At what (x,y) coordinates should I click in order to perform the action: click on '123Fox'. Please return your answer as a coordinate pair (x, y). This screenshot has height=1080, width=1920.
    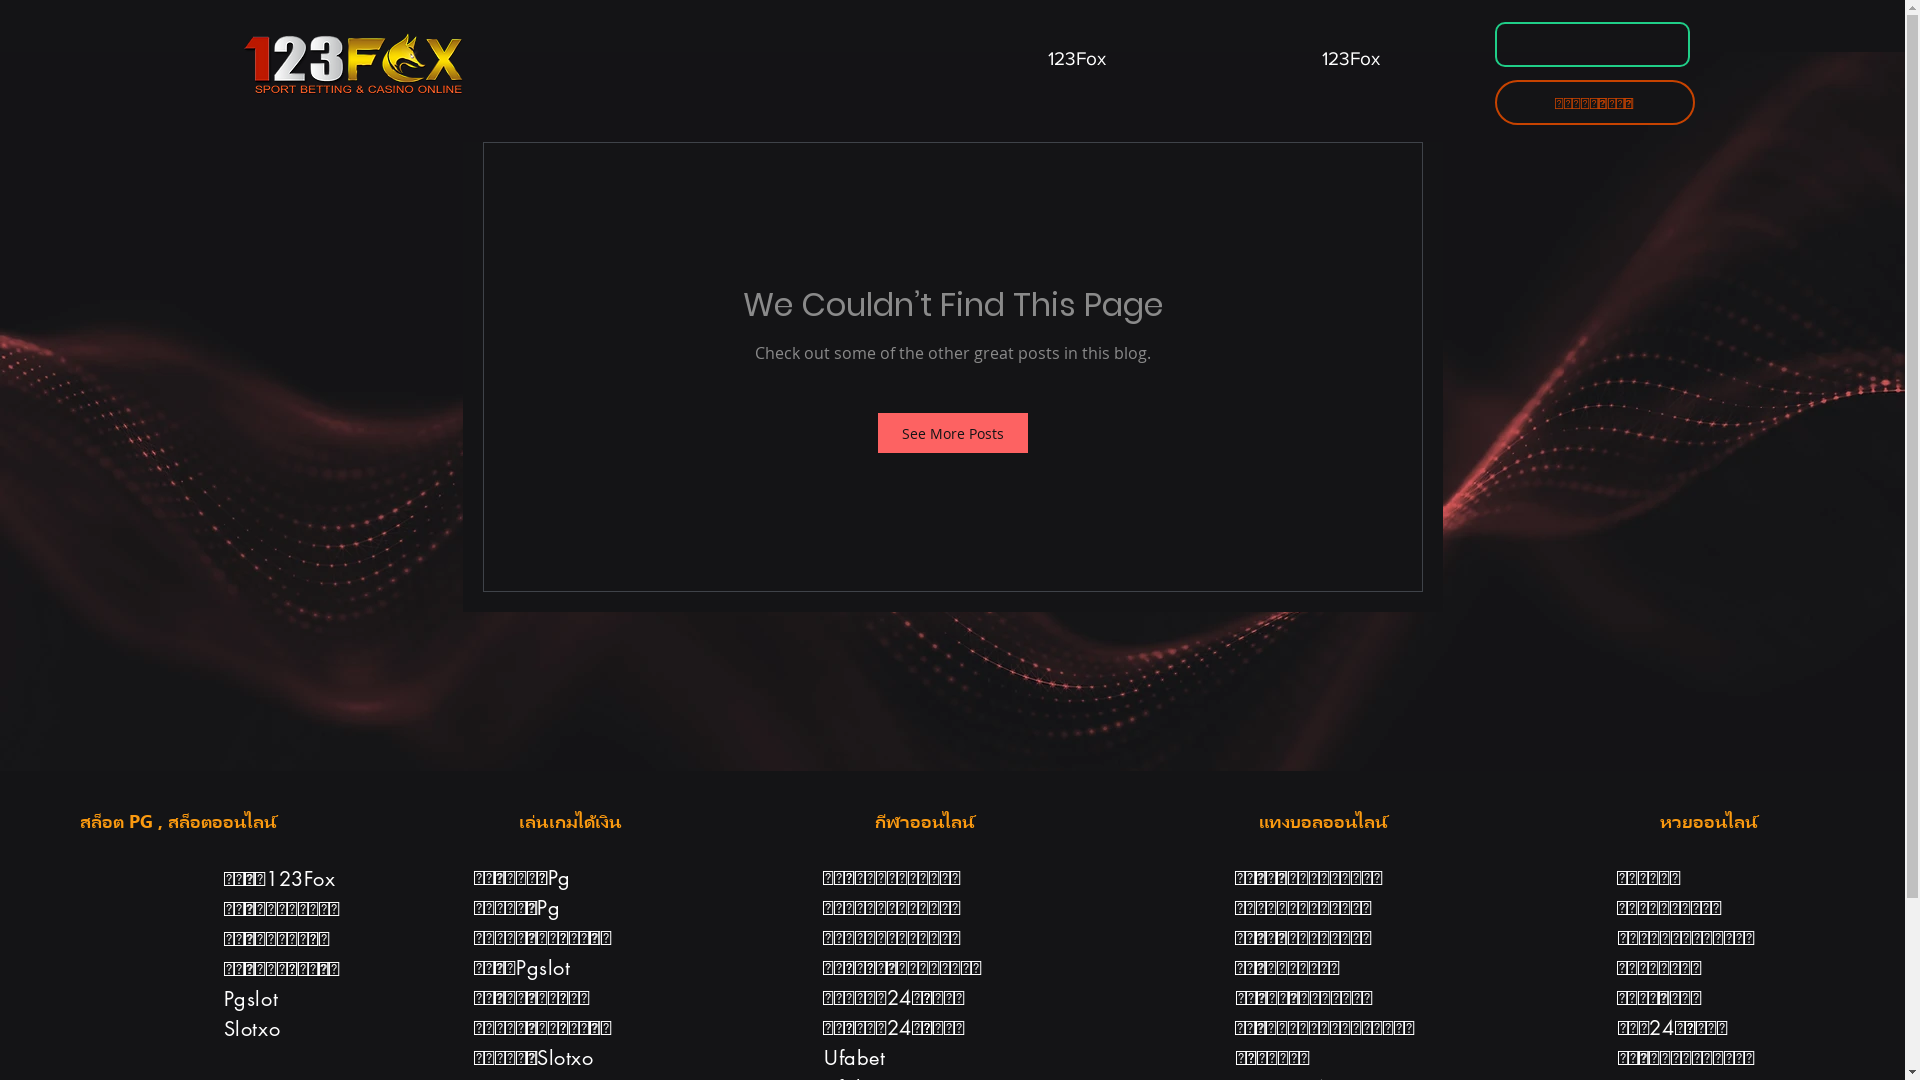
    Looking at the image, I should click on (1350, 48).